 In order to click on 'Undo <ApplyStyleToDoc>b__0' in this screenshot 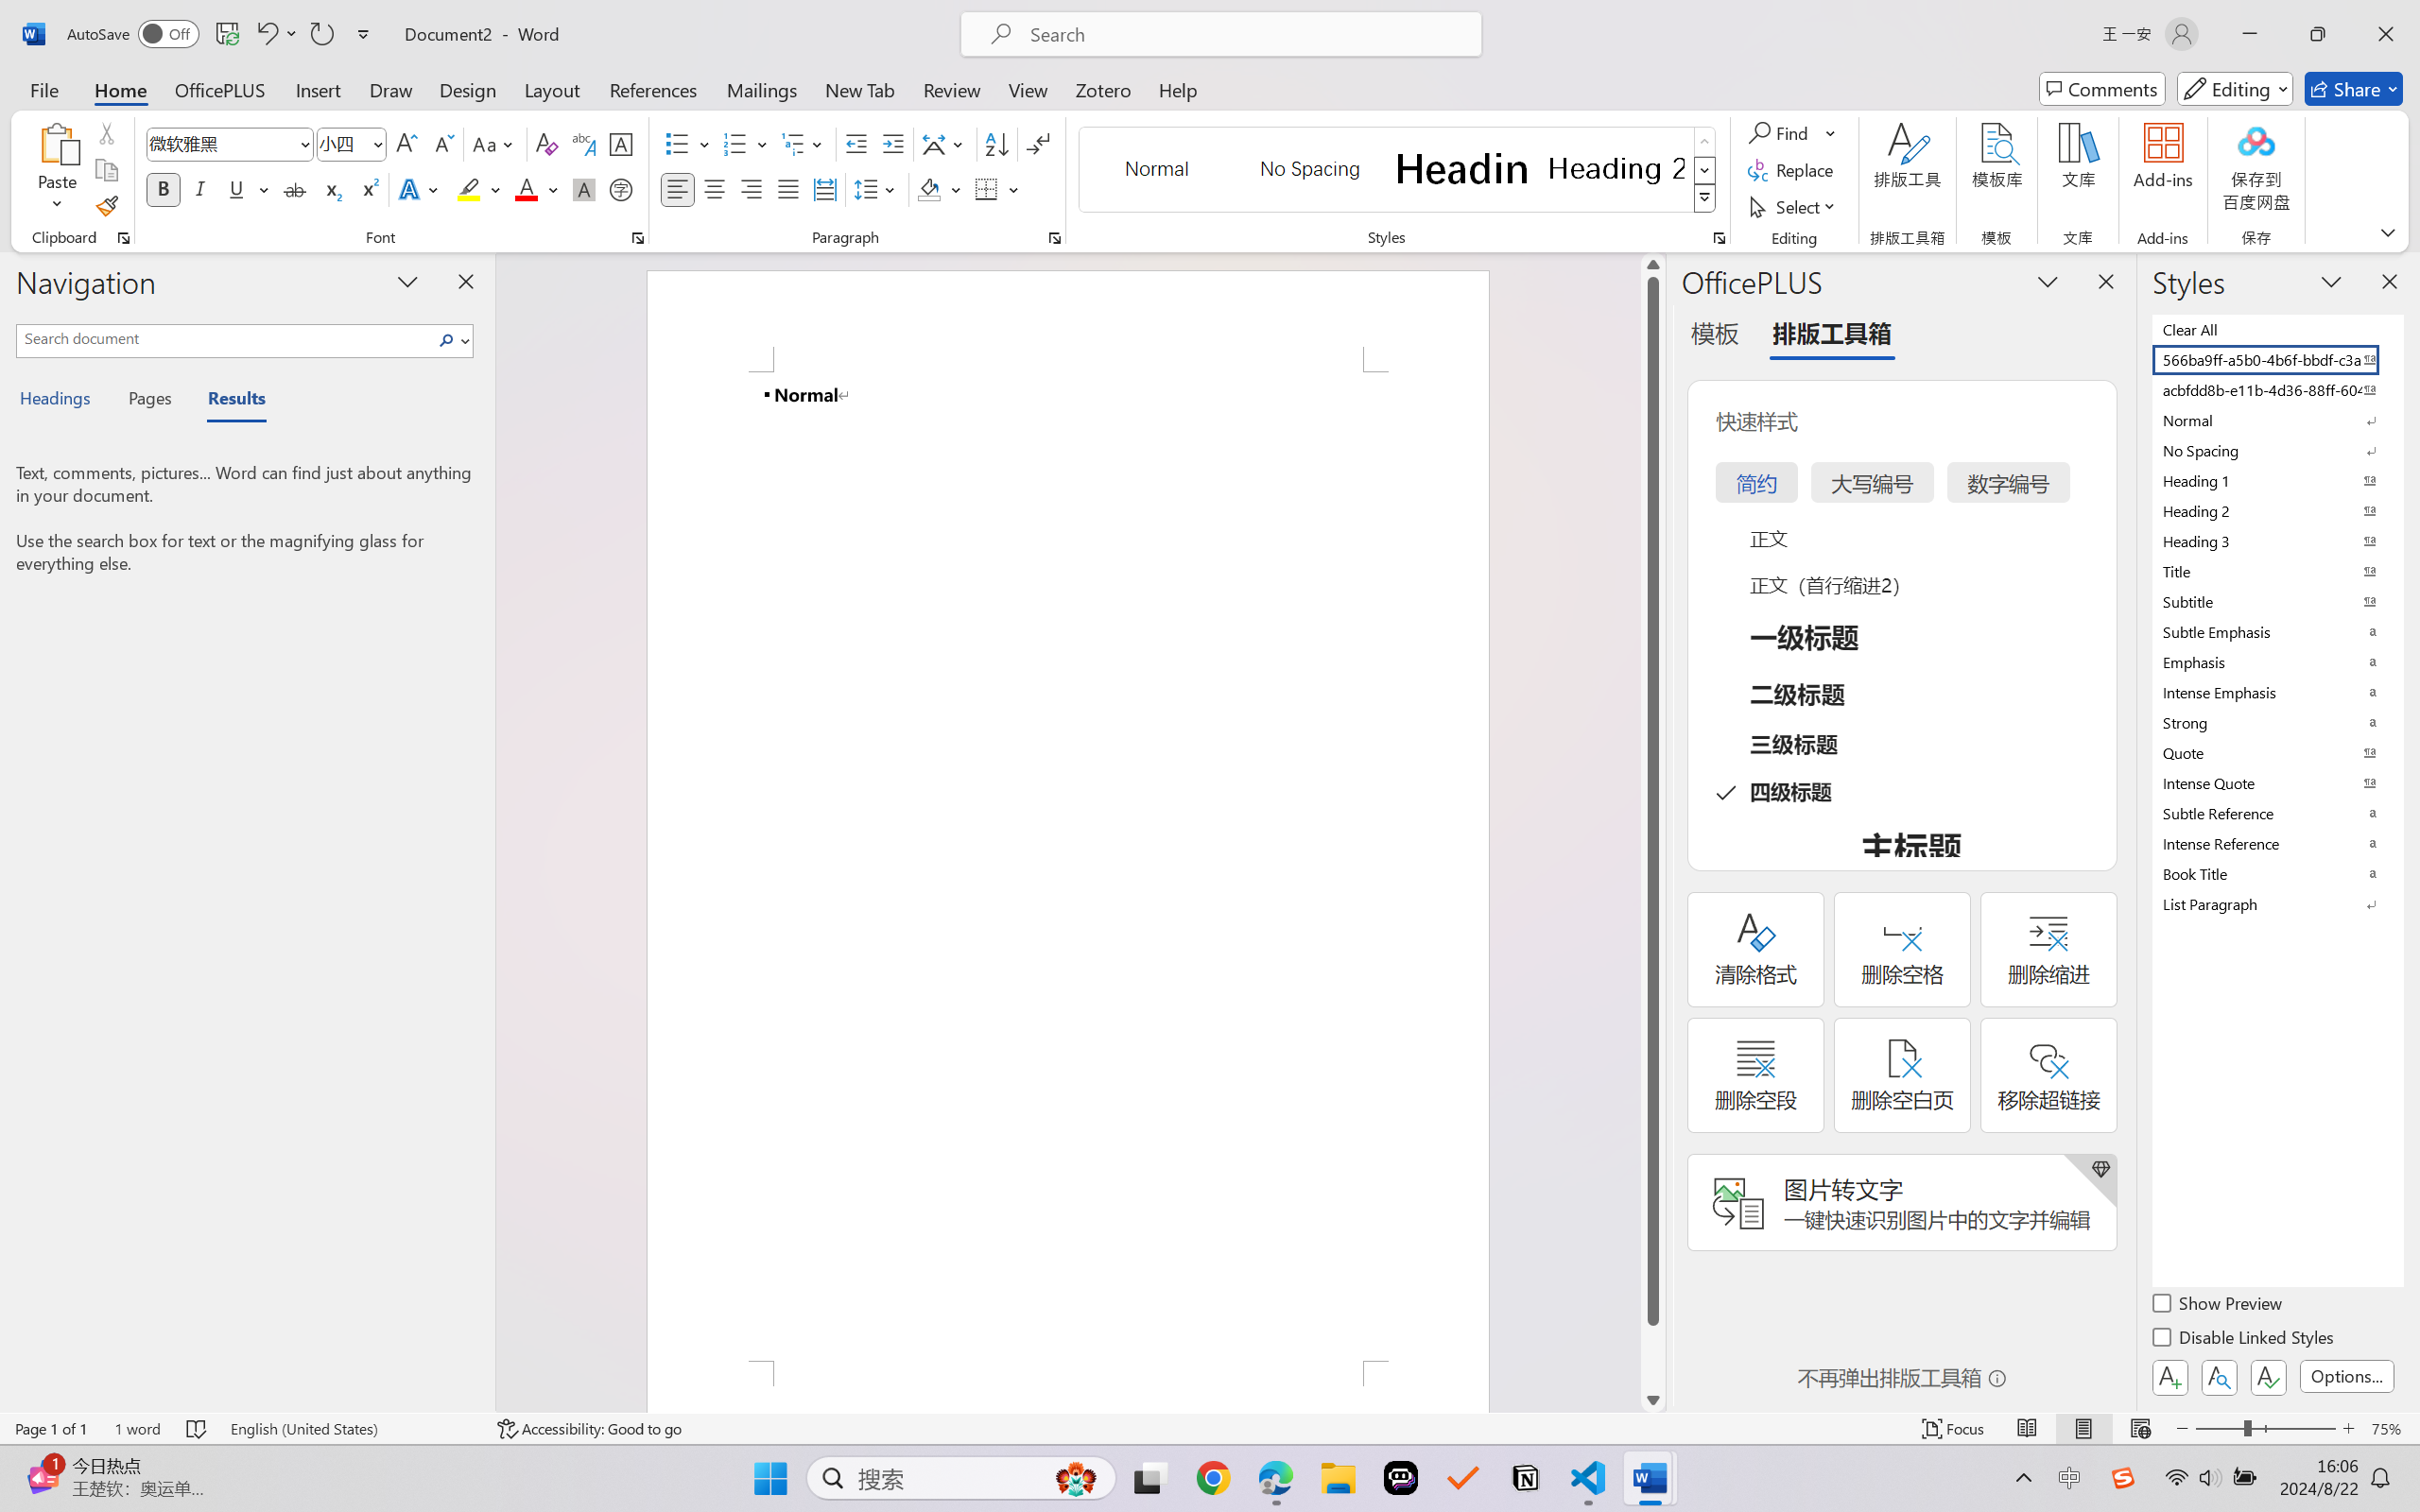, I will do `click(265, 33)`.